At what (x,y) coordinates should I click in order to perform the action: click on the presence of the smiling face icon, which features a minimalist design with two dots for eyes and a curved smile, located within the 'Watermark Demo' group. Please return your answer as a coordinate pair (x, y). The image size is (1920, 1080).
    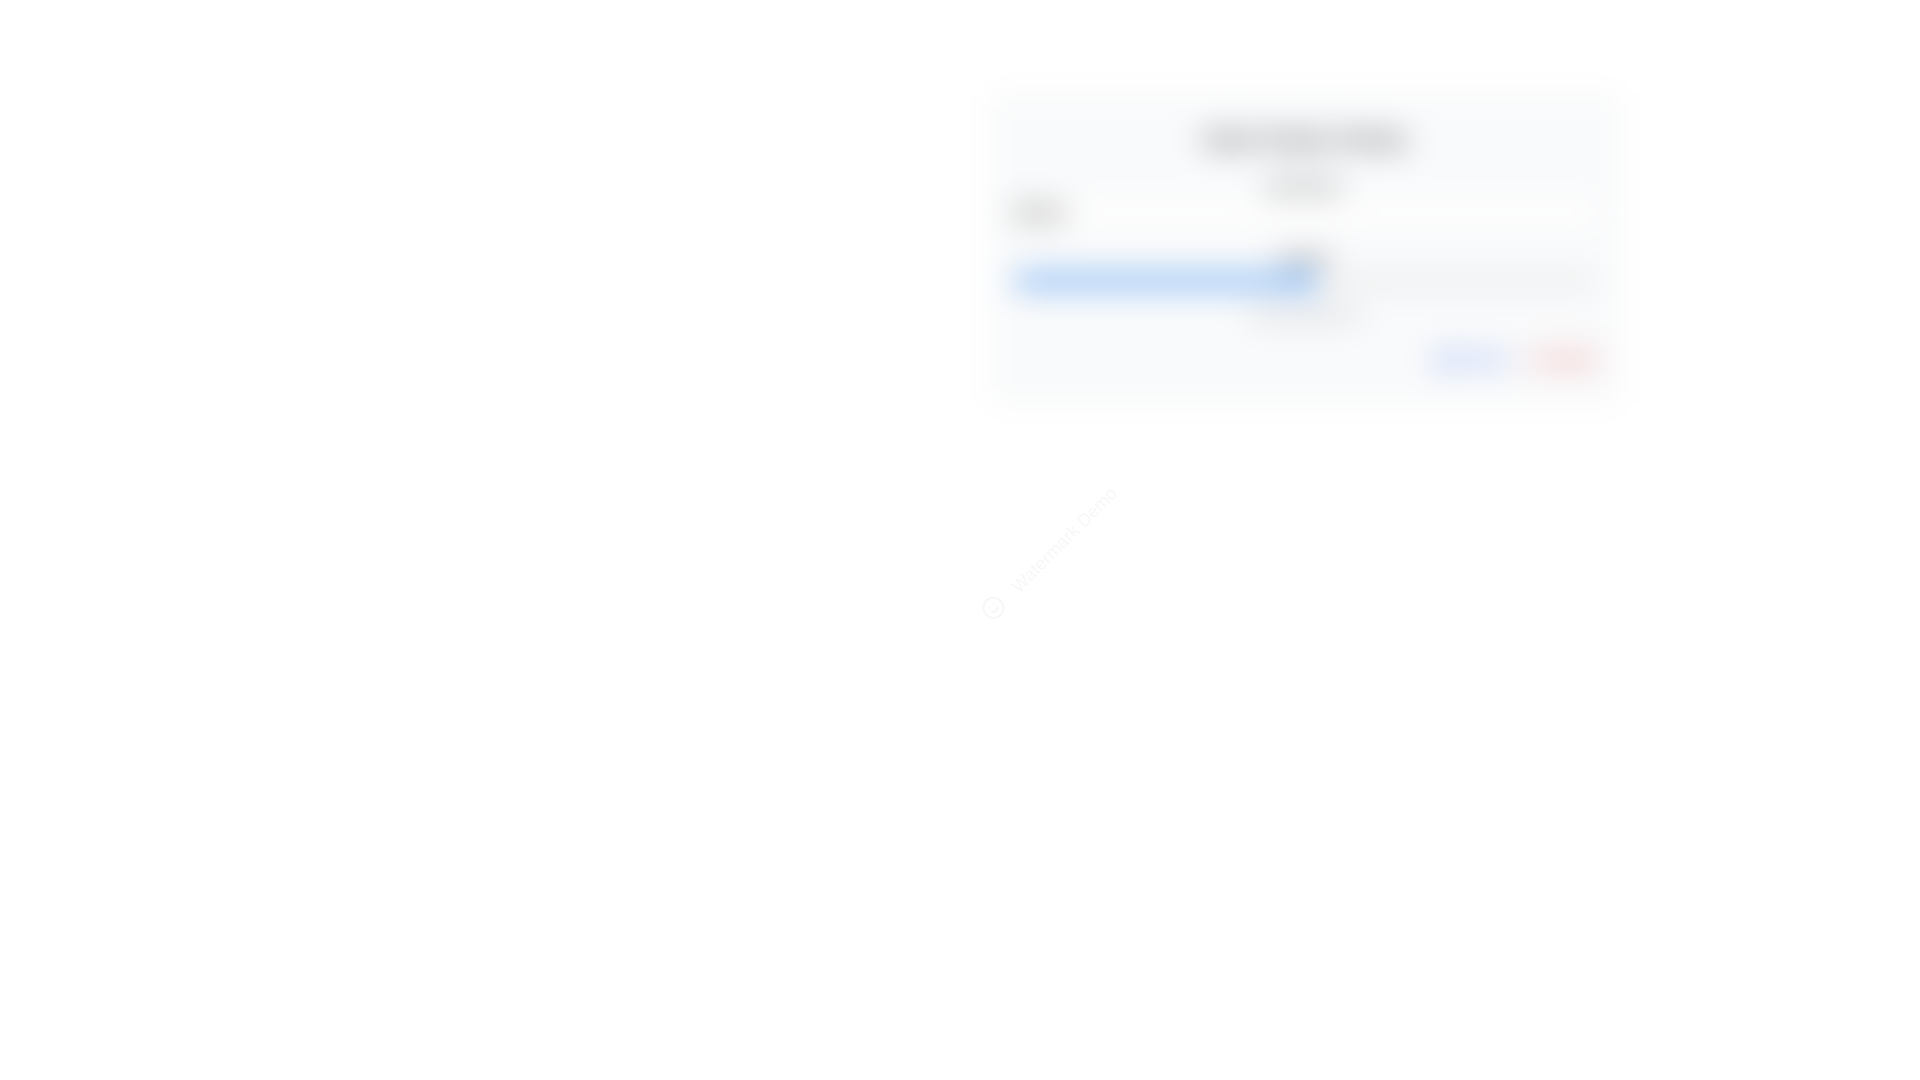
    Looking at the image, I should click on (993, 606).